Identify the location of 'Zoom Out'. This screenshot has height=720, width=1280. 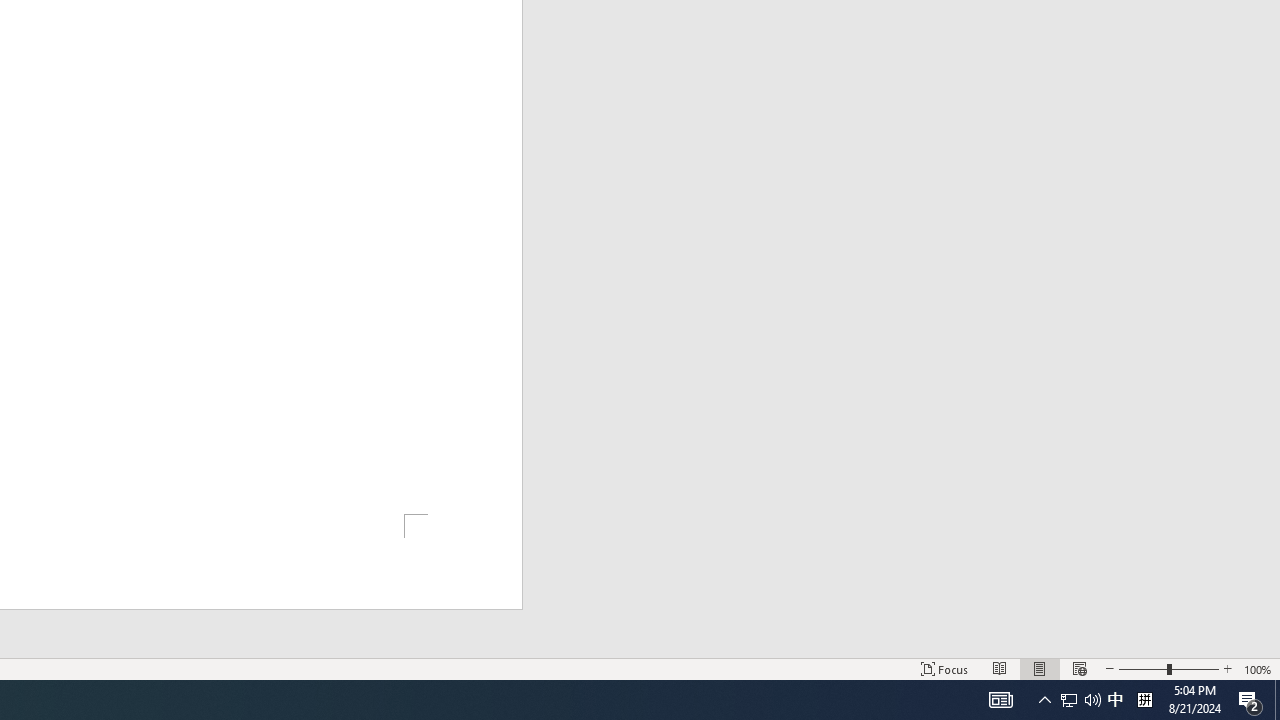
(1143, 669).